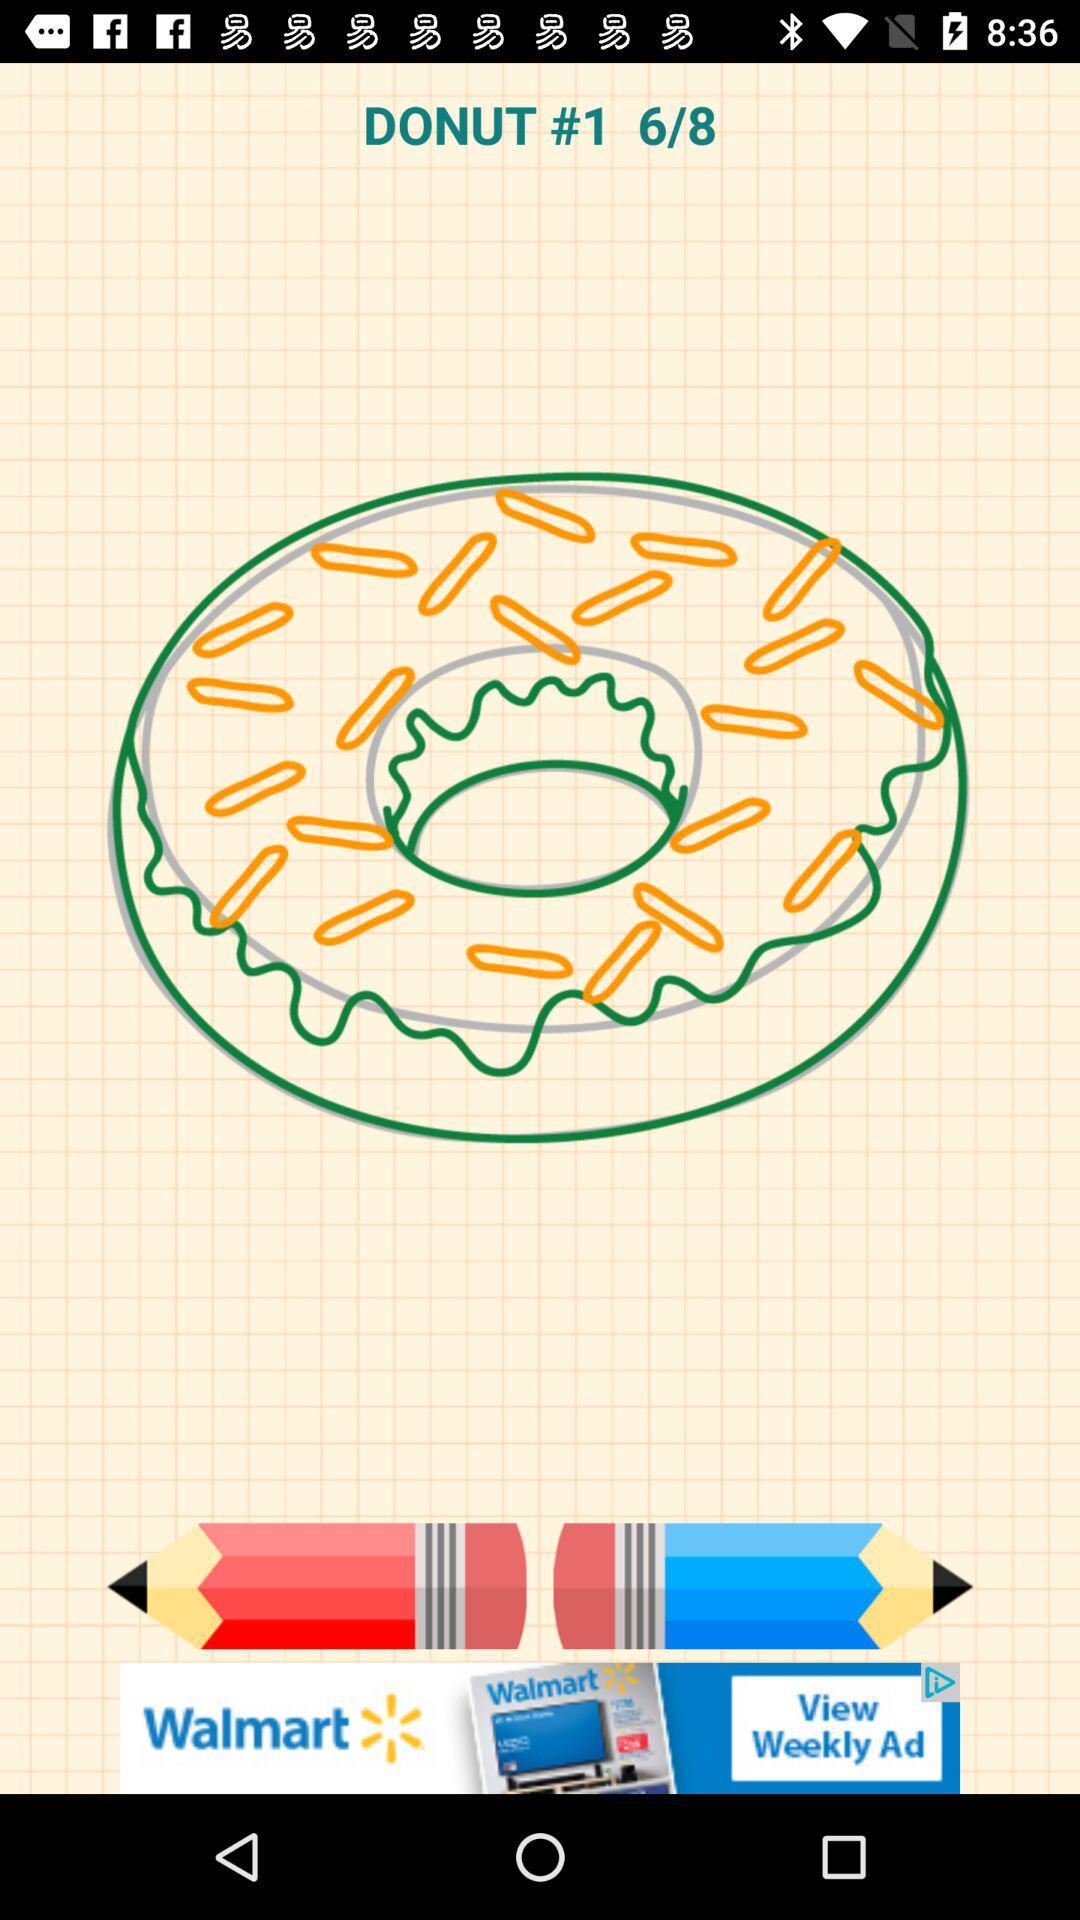 The height and width of the screenshot is (1920, 1080). What do you see at coordinates (540, 1727) in the screenshot?
I see `banner advertisement` at bounding box center [540, 1727].